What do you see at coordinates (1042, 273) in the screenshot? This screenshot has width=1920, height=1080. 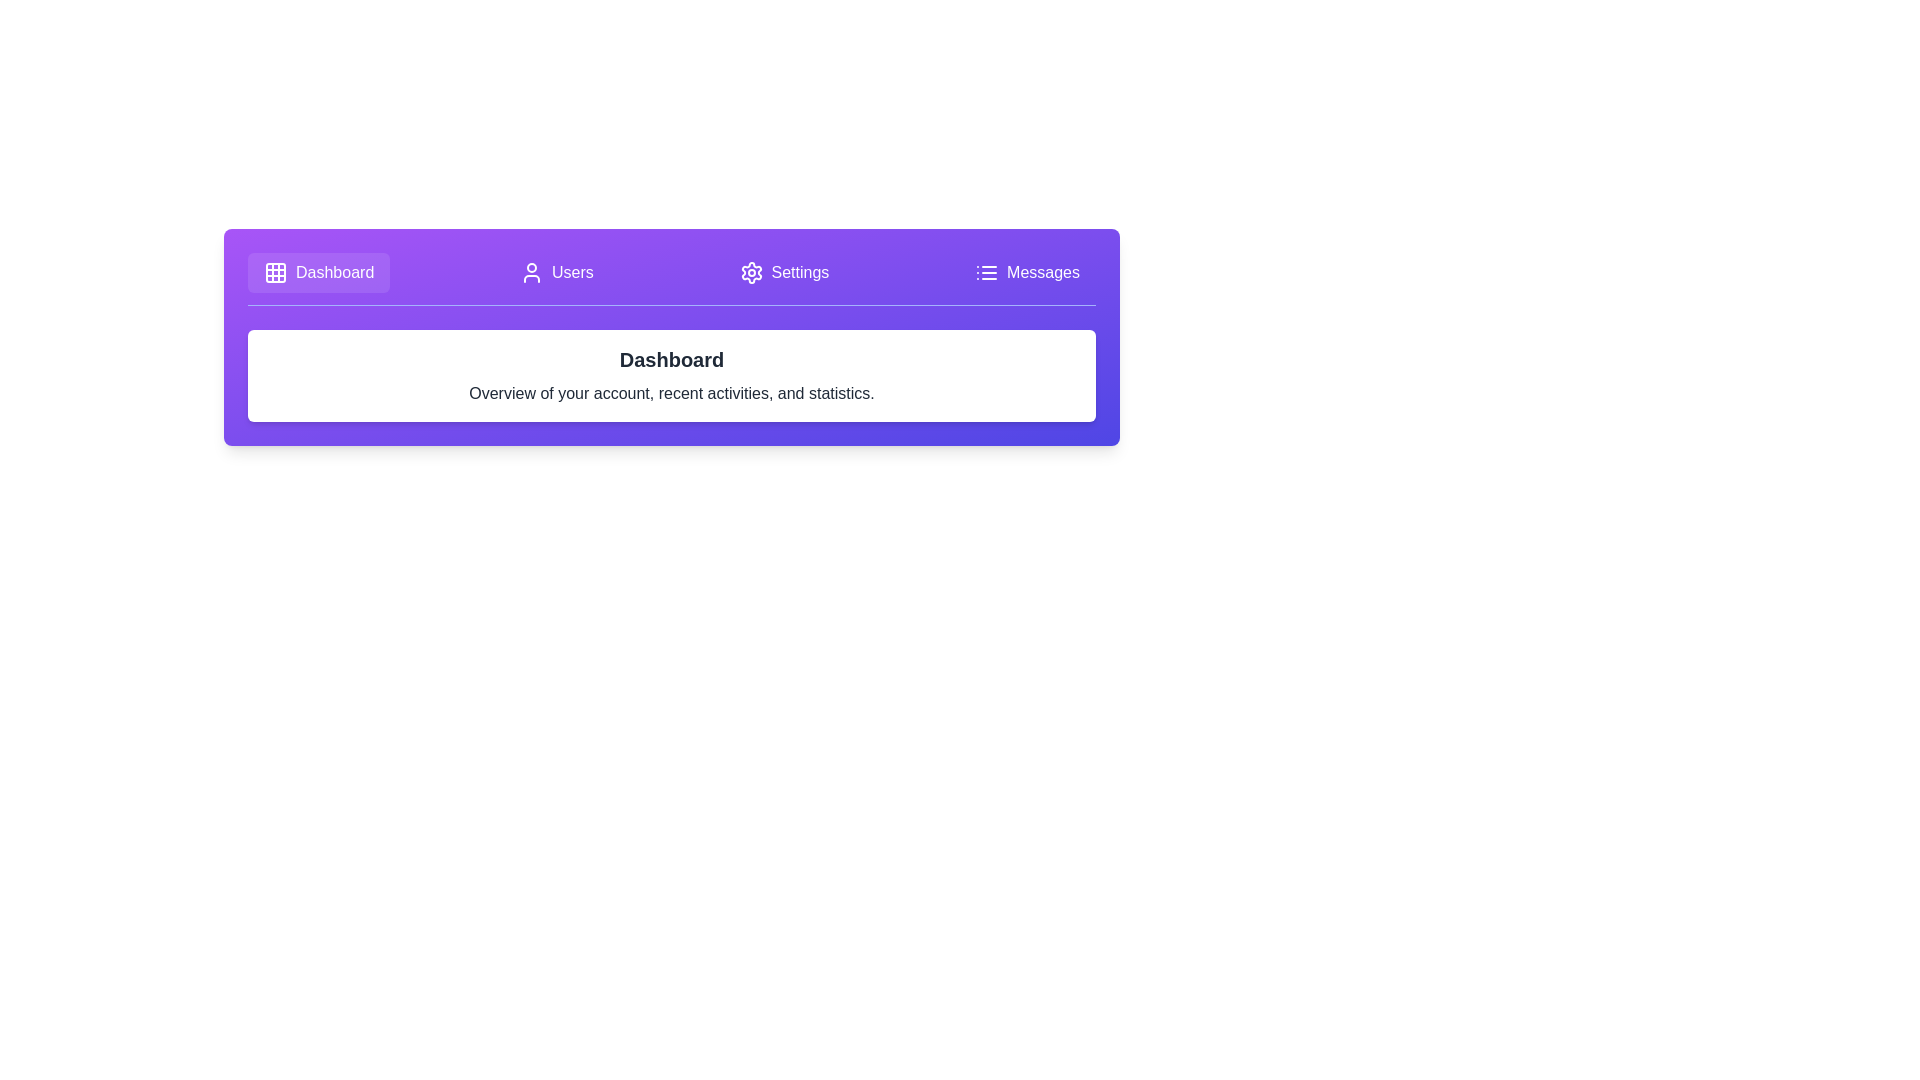 I see `the 'Messages' Text Label located in the navigation bar at the far right corner, adjacent to the list icon for additional visual feedback` at bounding box center [1042, 273].